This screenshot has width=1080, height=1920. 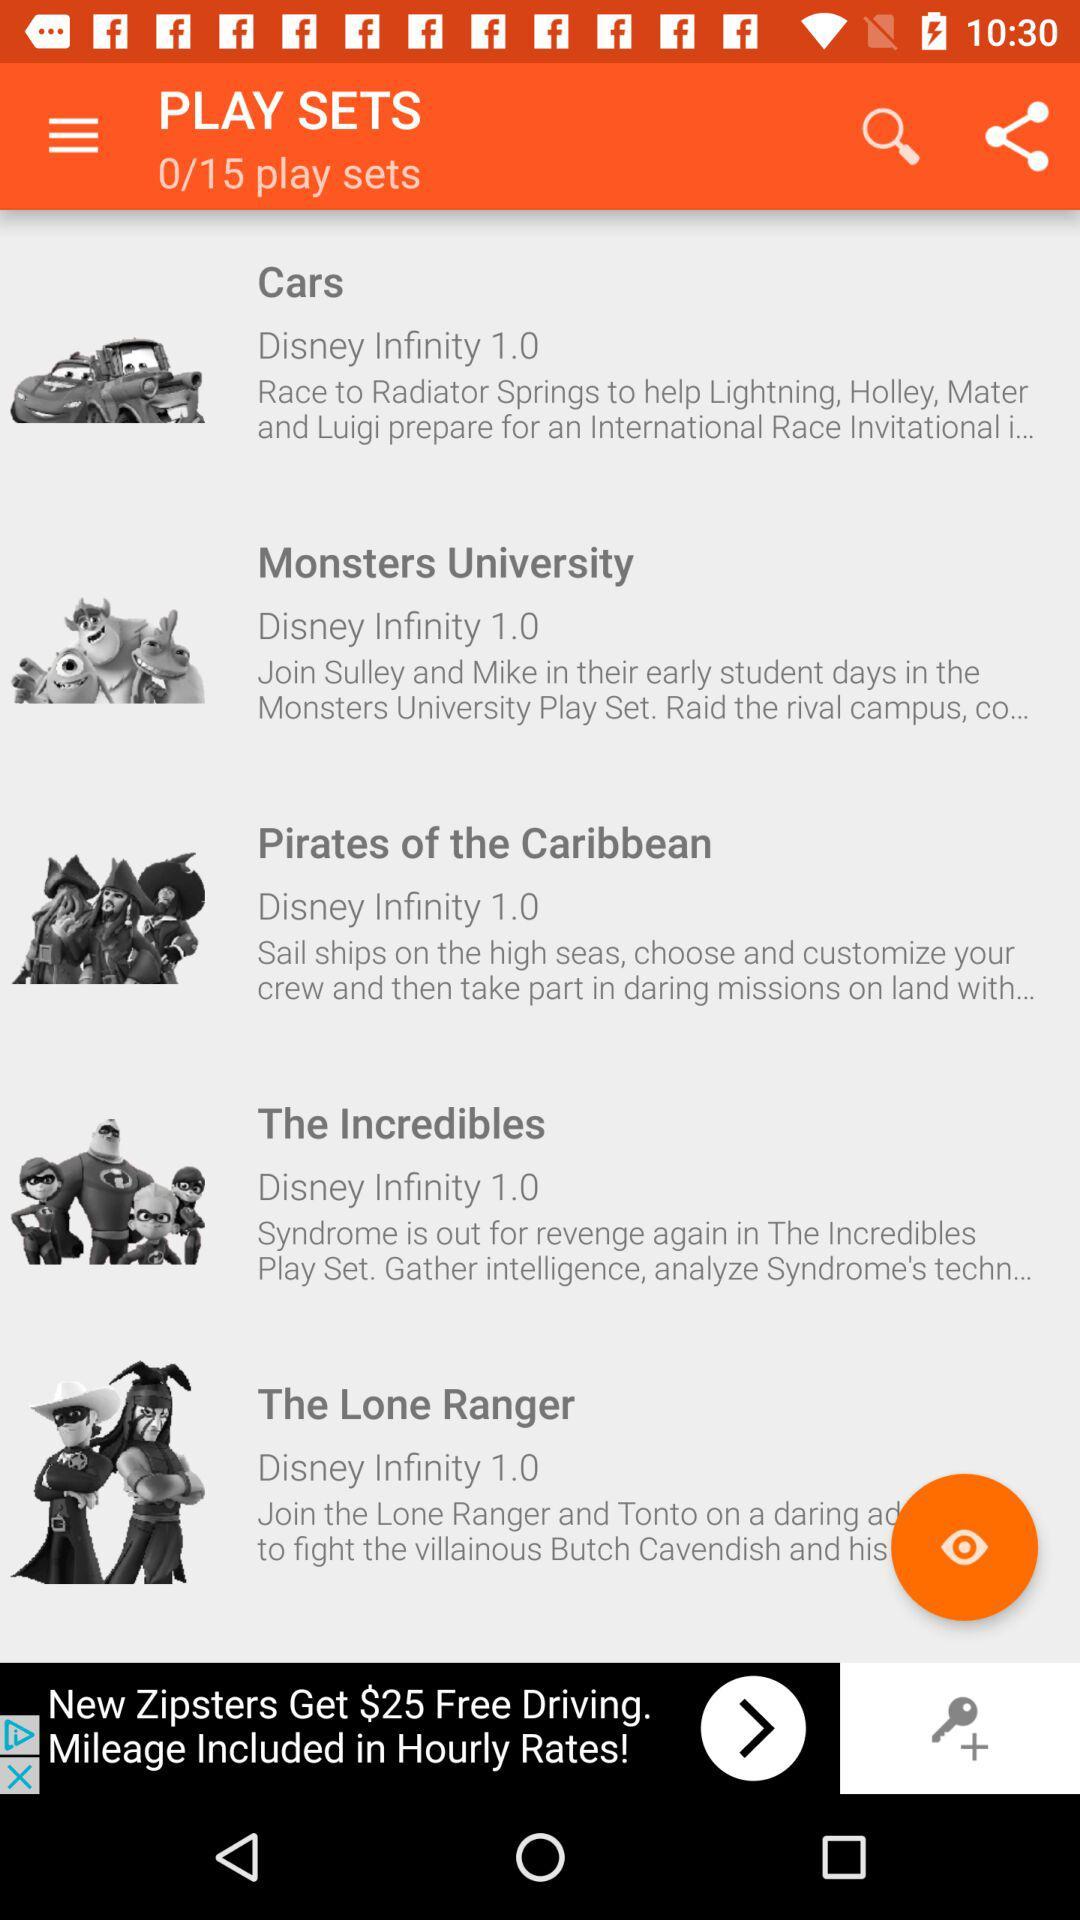 What do you see at coordinates (107, 350) in the screenshot?
I see `this item` at bounding box center [107, 350].